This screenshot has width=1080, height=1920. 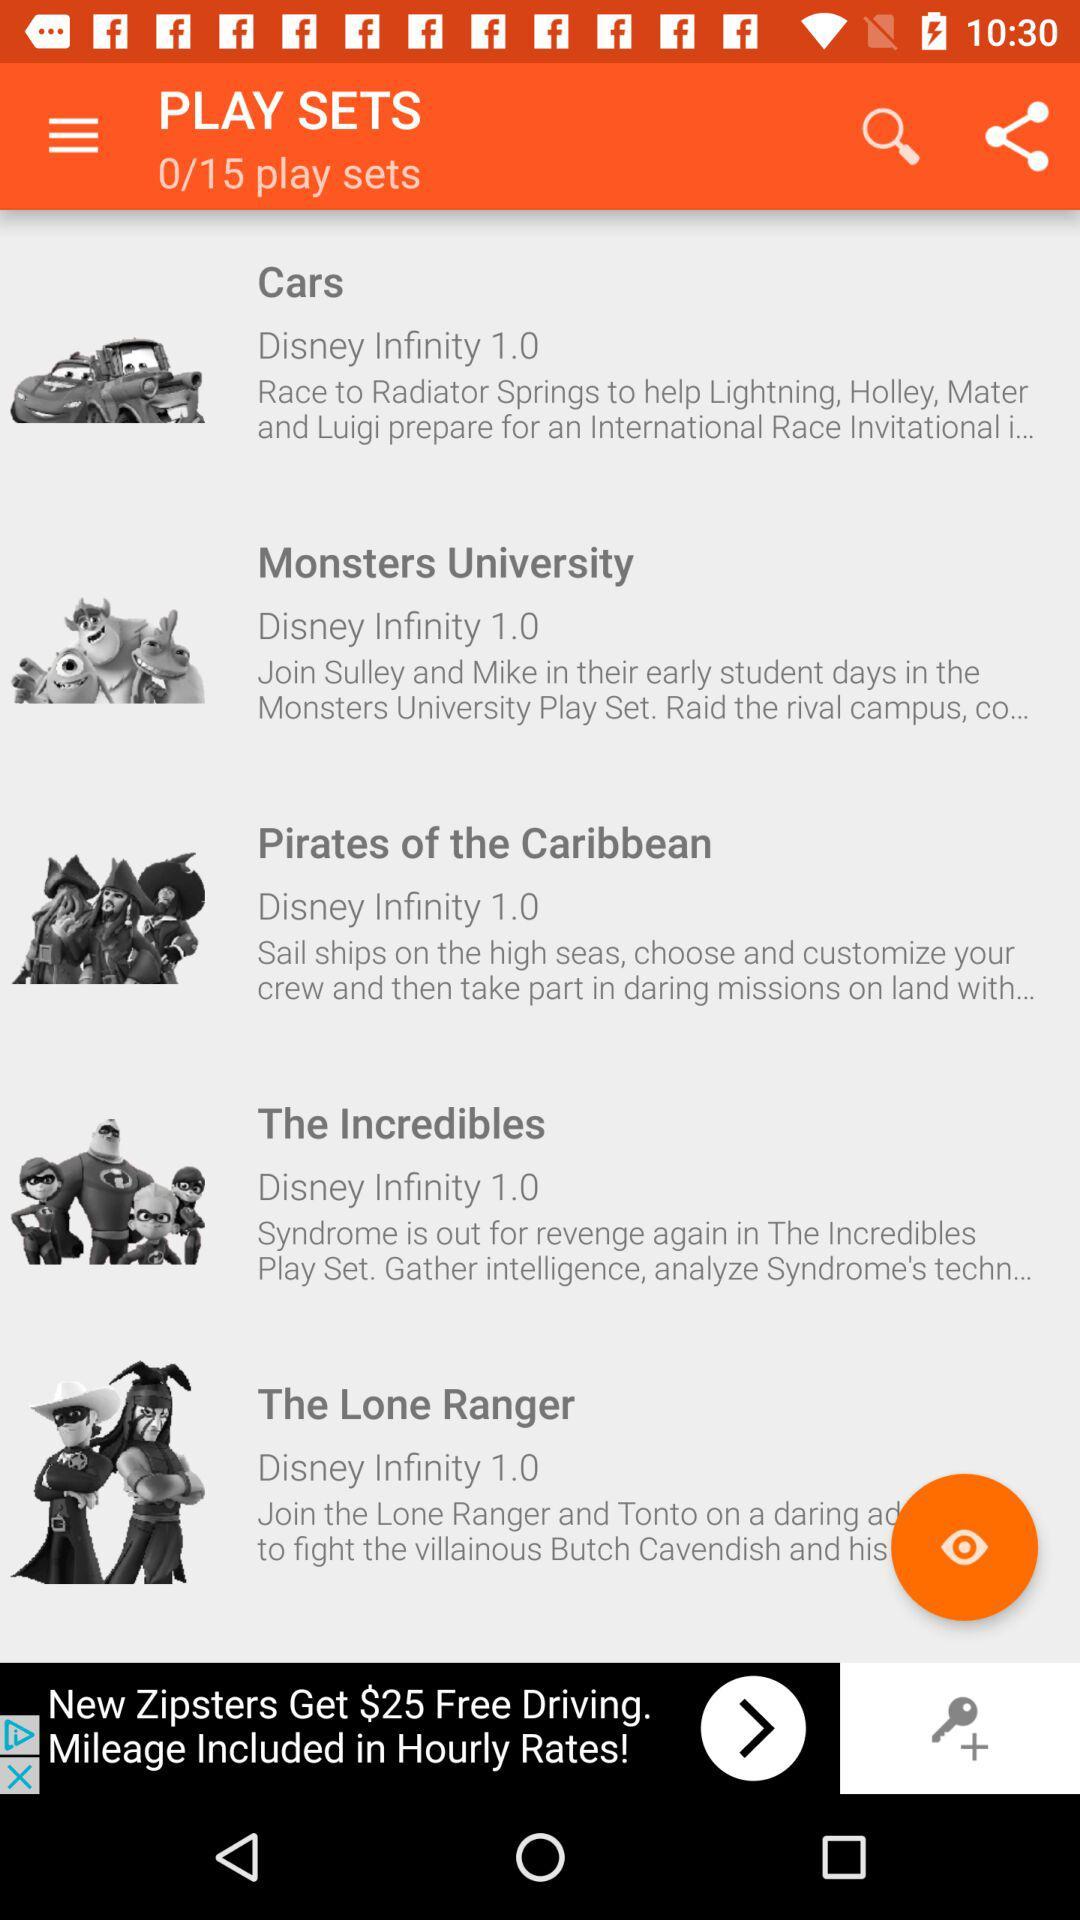 What do you see at coordinates (107, 350) in the screenshot?
I see `this item` at bounding box center [107, 350].